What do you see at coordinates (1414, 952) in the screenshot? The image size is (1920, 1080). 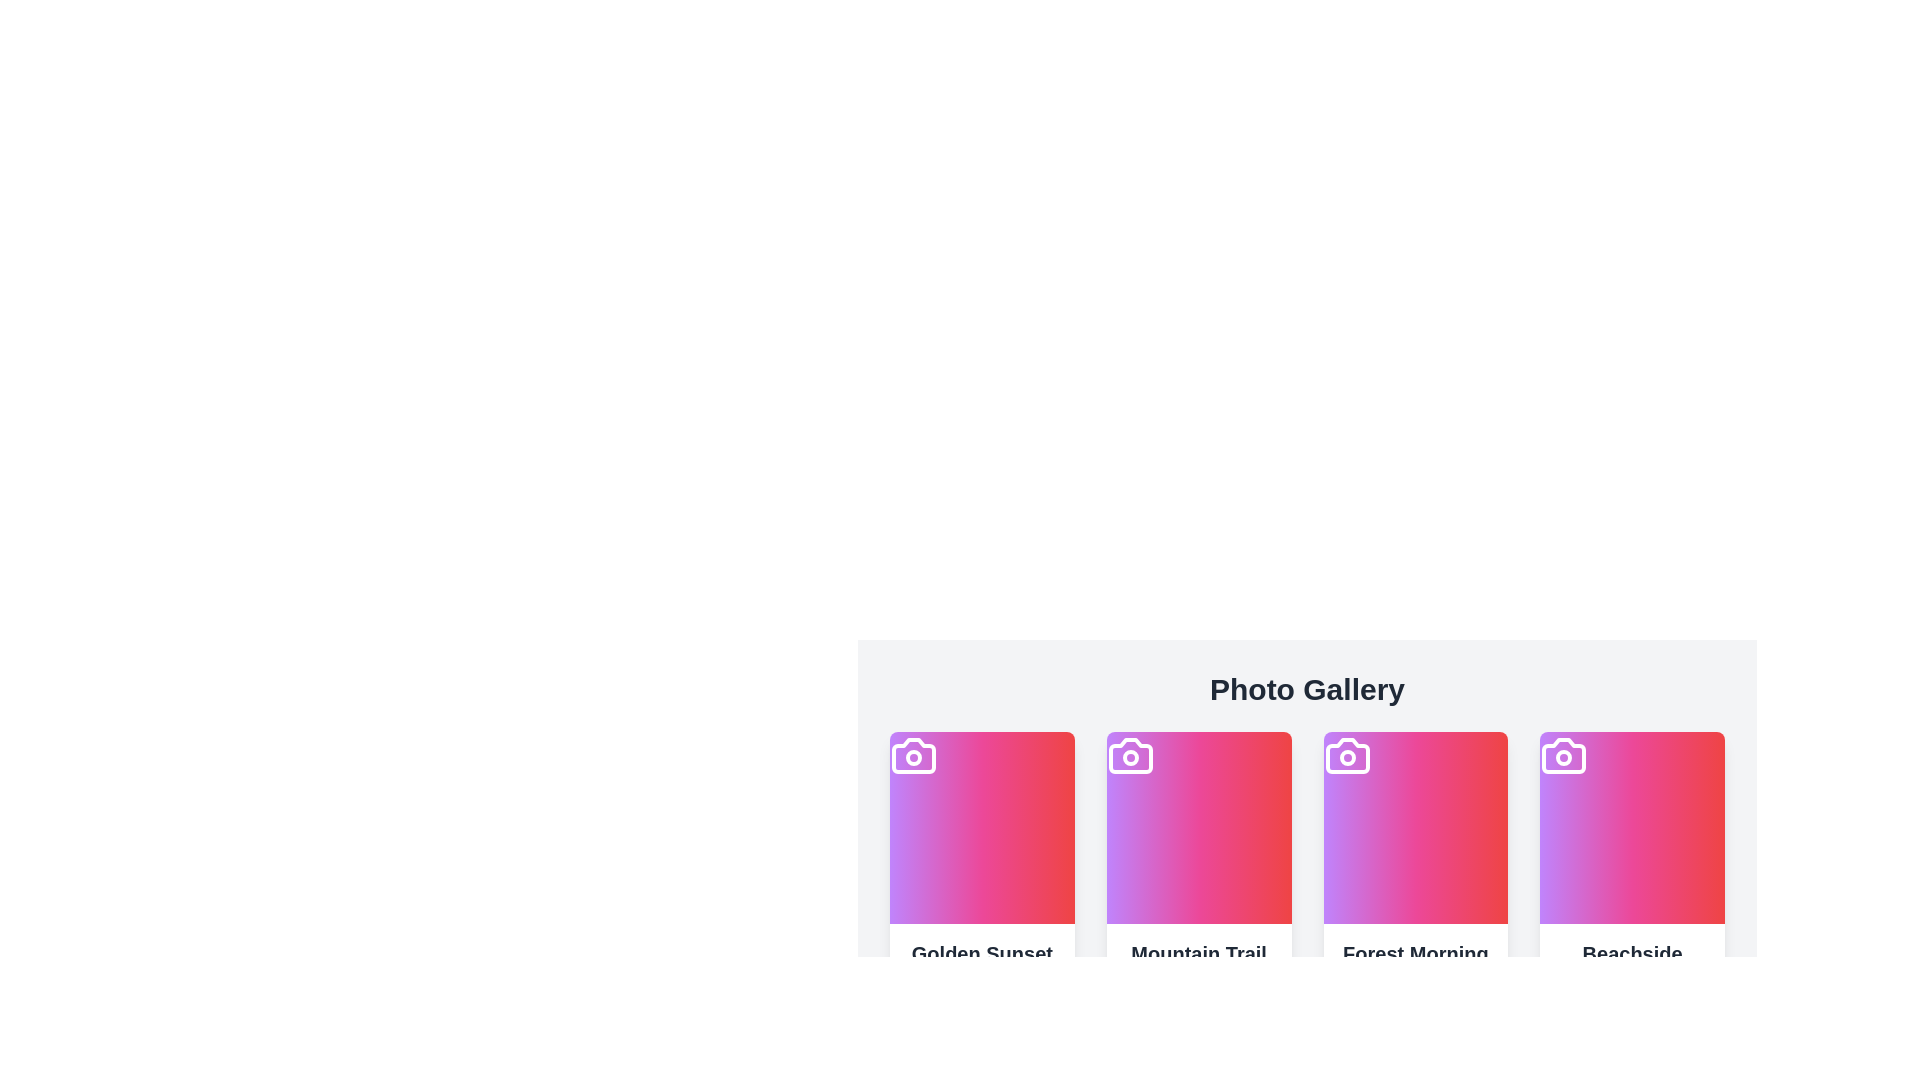 I see `title text label 'Forest Morning', which is styled in a larger, bold font and is the primary title text for the associated visual card located in the third card of a row of gallery cards` at bounding box center [1414, 952].